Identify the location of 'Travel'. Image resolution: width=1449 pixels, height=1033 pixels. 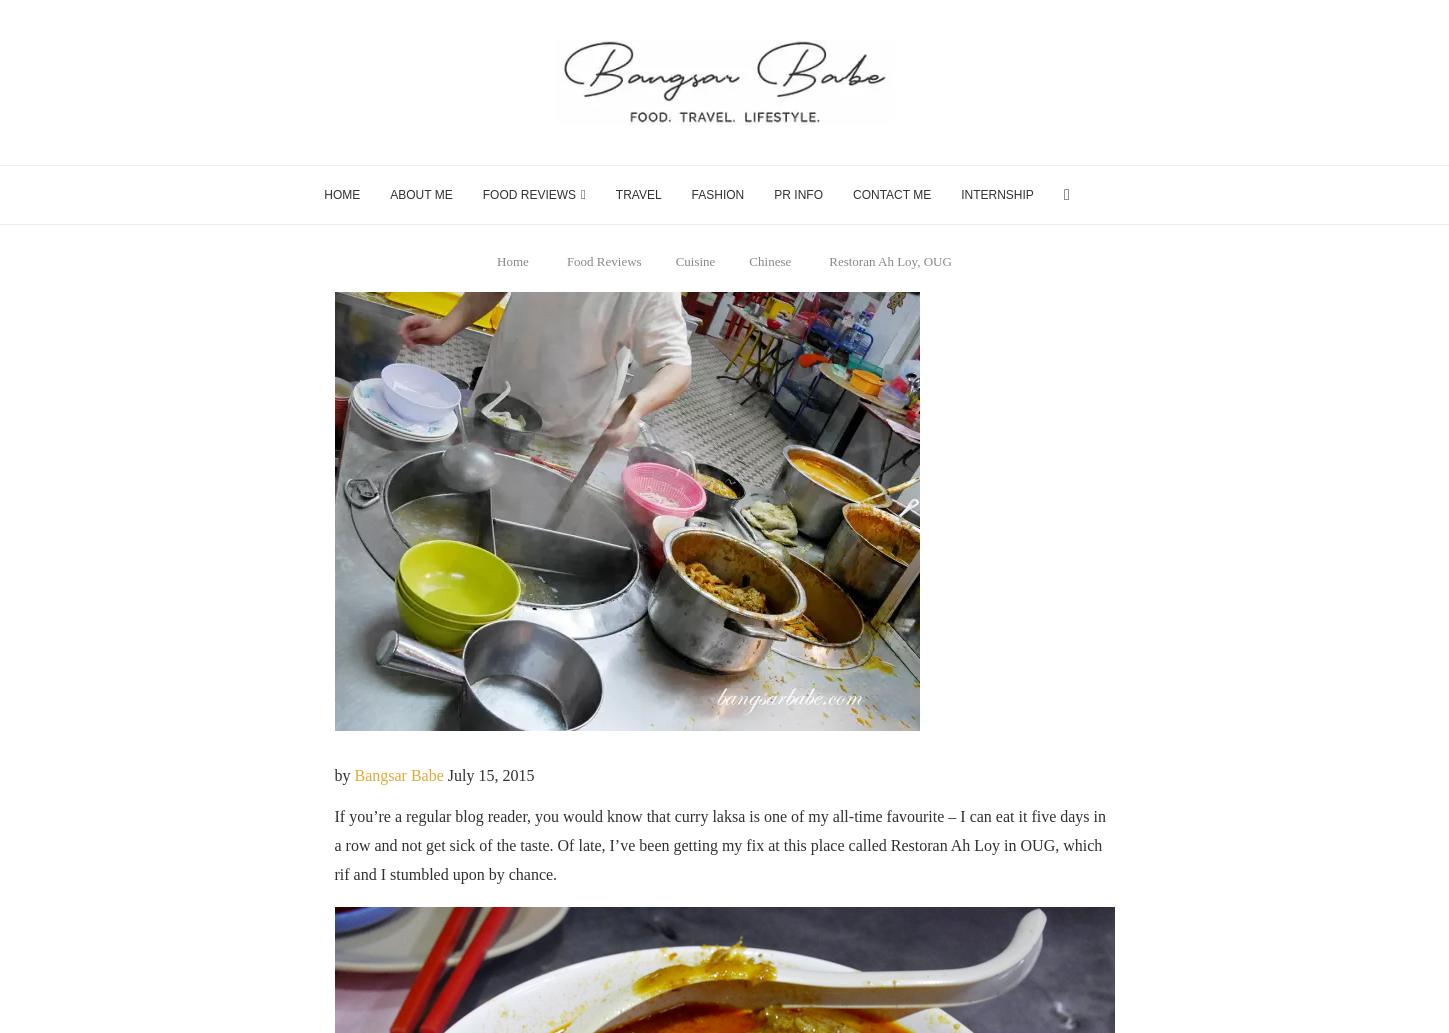
(637, 194).